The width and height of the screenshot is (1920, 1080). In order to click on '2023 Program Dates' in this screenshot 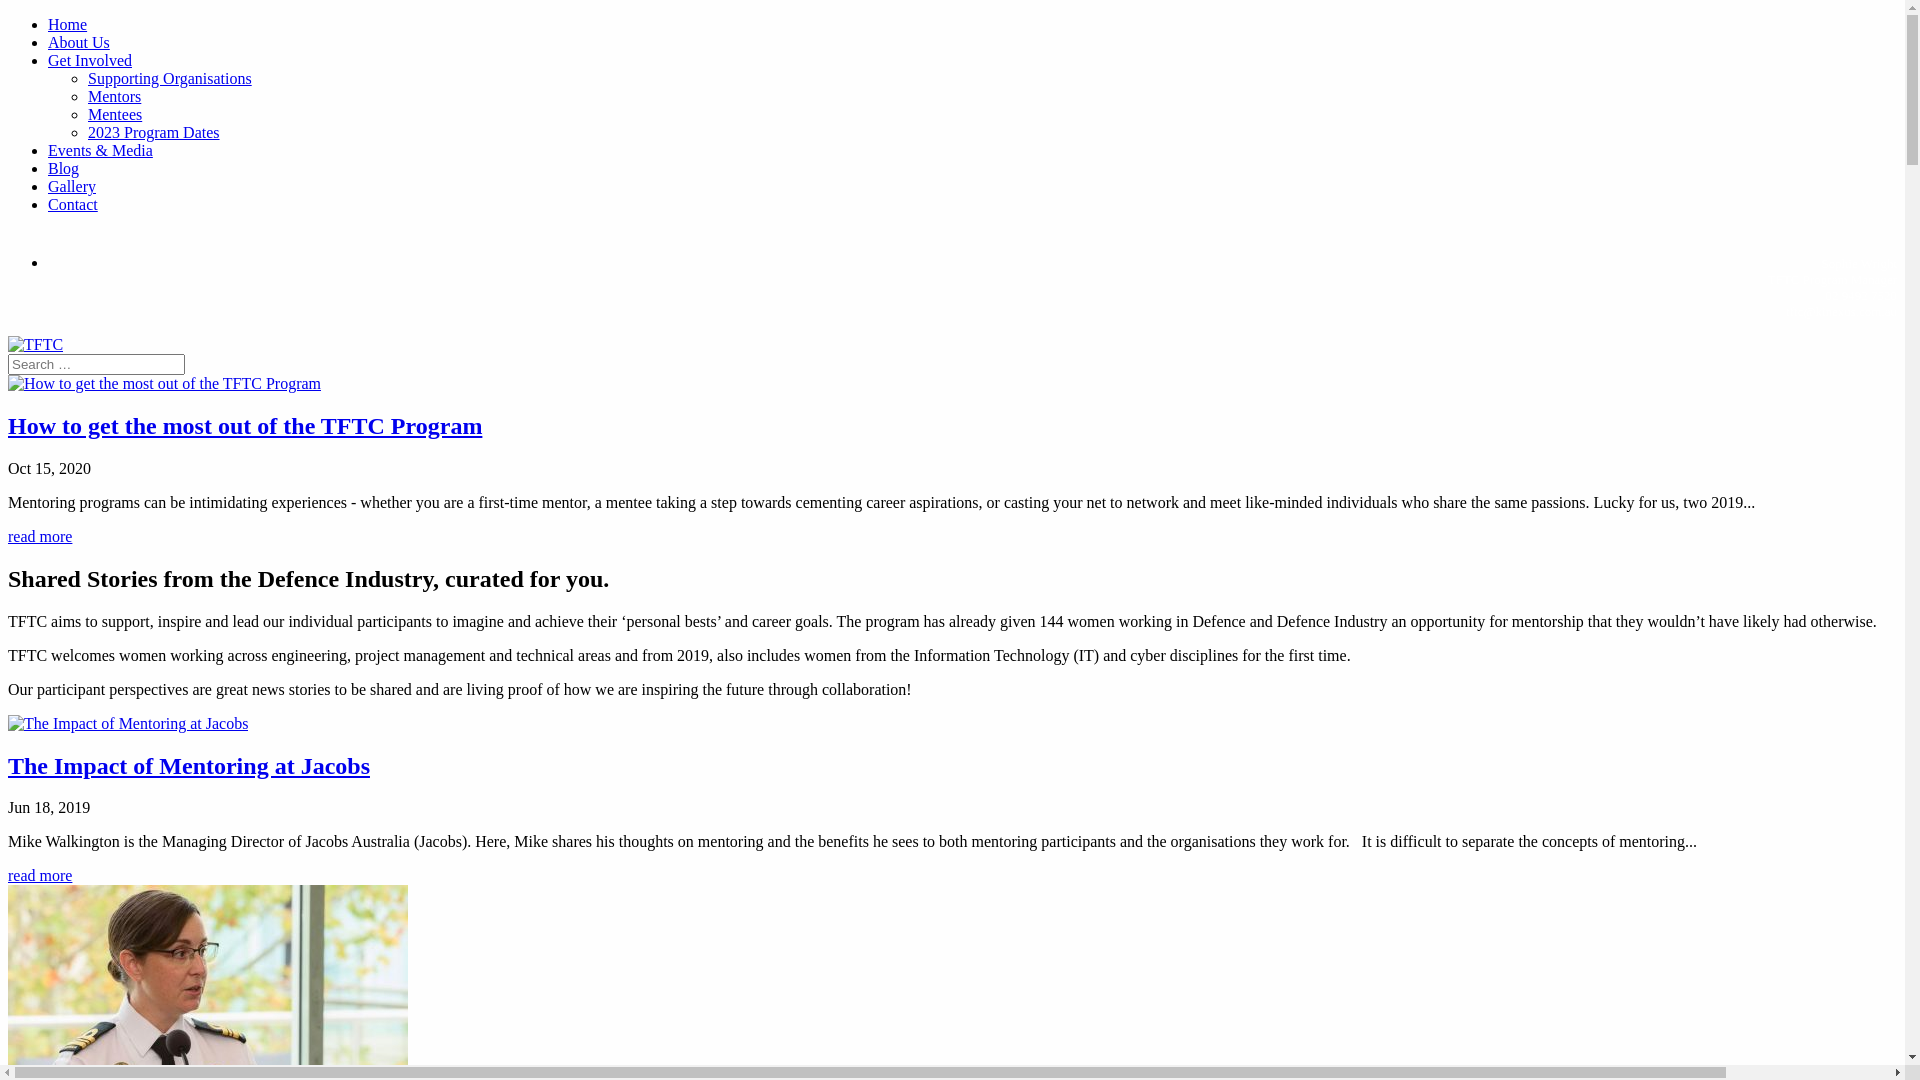, I will do `click(86, 132)`.